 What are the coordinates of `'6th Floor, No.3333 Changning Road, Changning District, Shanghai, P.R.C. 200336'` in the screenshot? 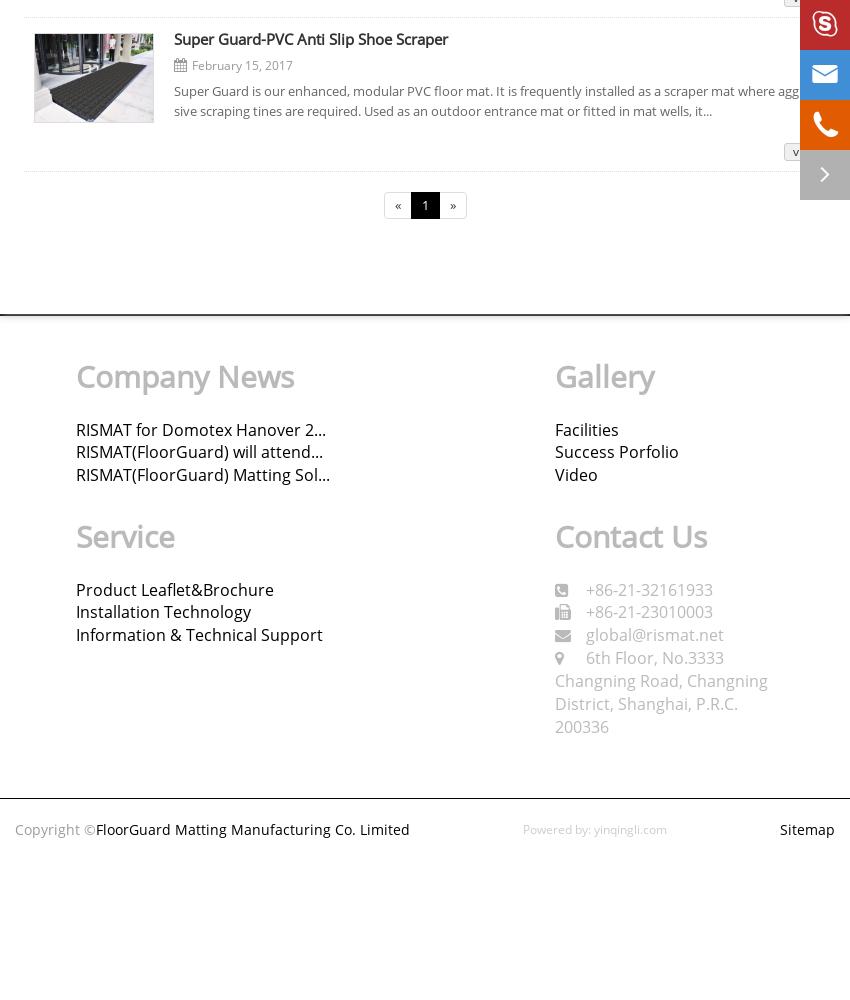 It's located at (660, 691).